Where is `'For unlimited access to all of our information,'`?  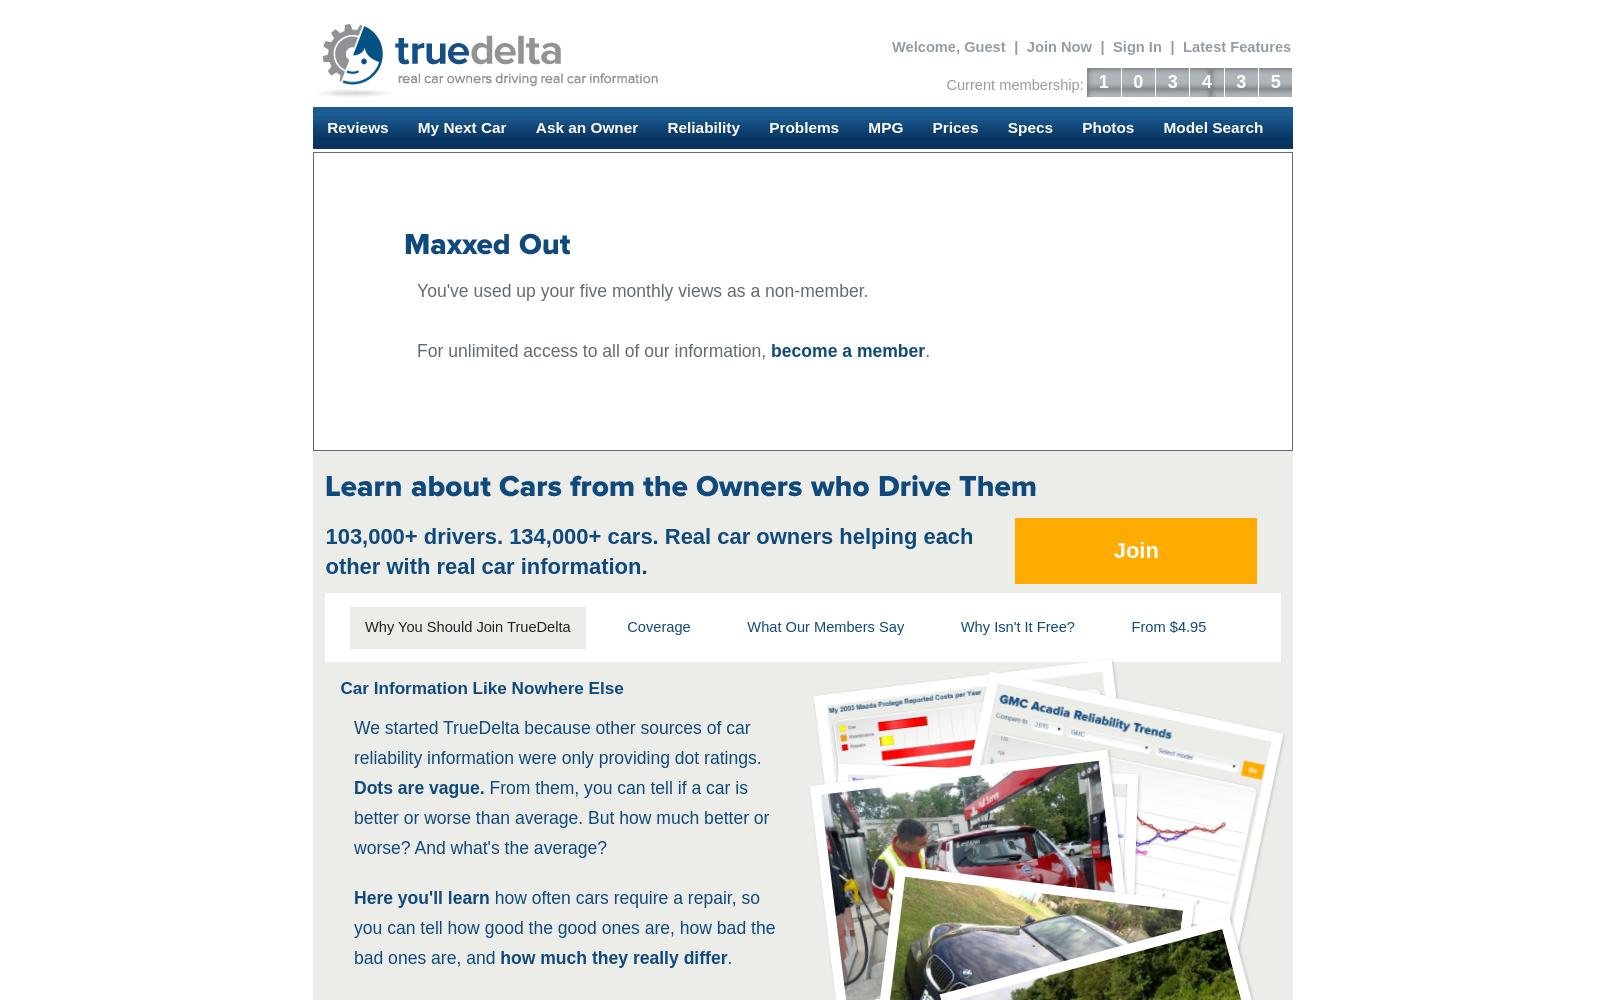 'For unlimited access to all of our information,' is located at coordinates (594, 350).